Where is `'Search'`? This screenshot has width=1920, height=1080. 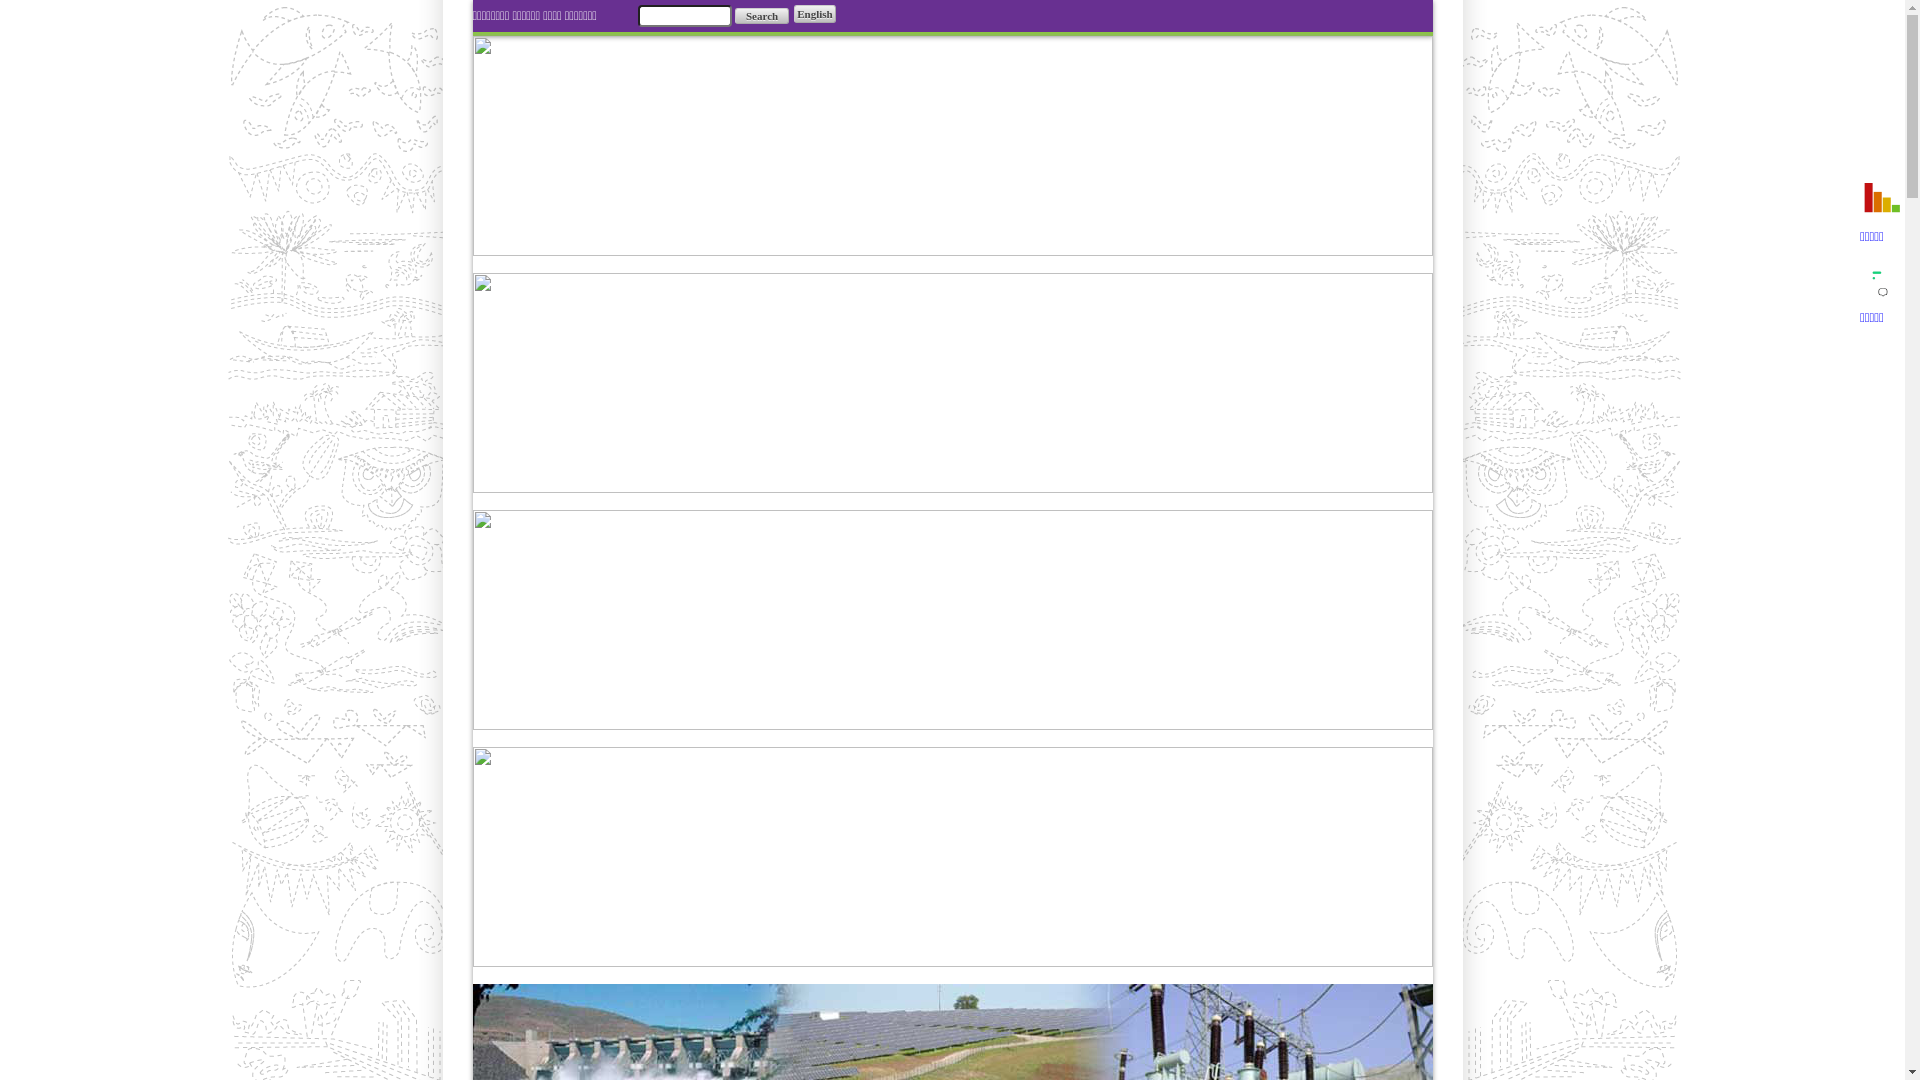 'Search' is located at coordinates (761, 15).